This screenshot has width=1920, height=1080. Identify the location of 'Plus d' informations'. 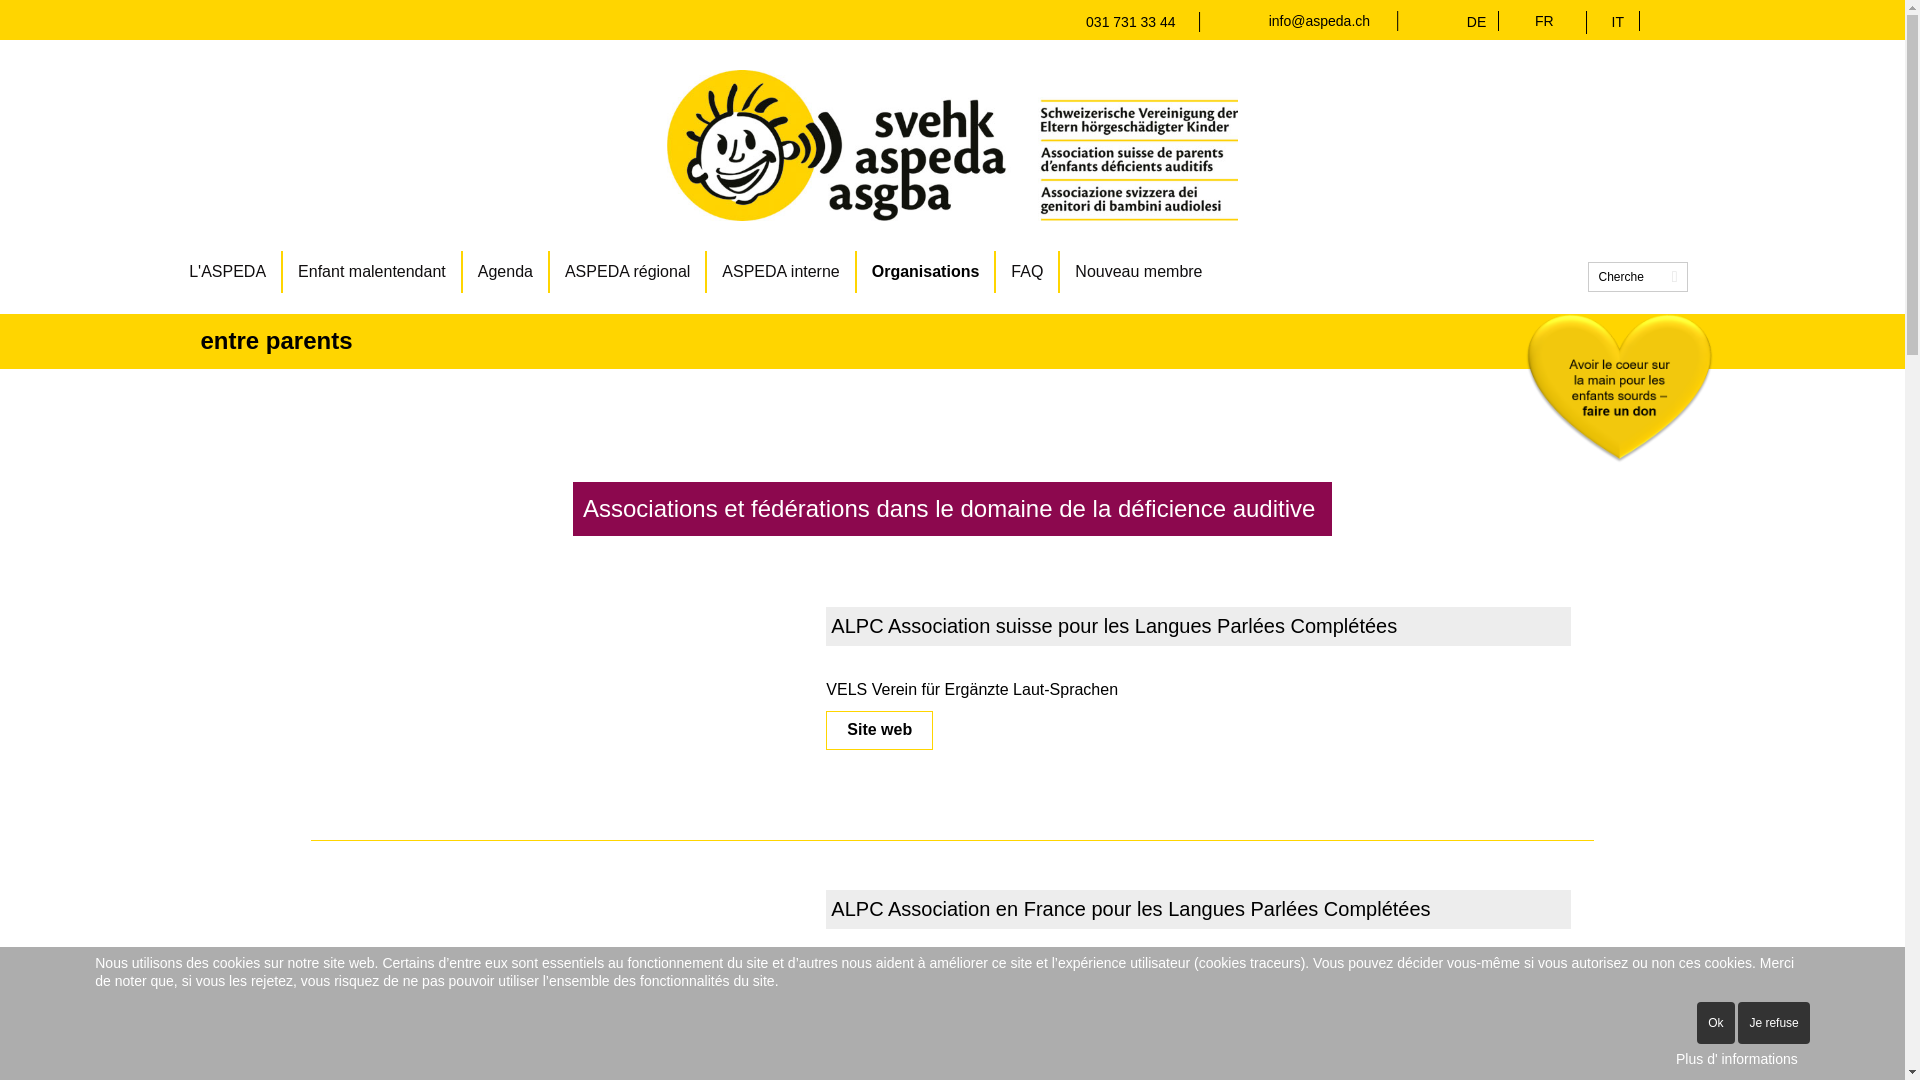
(1736, 1058).